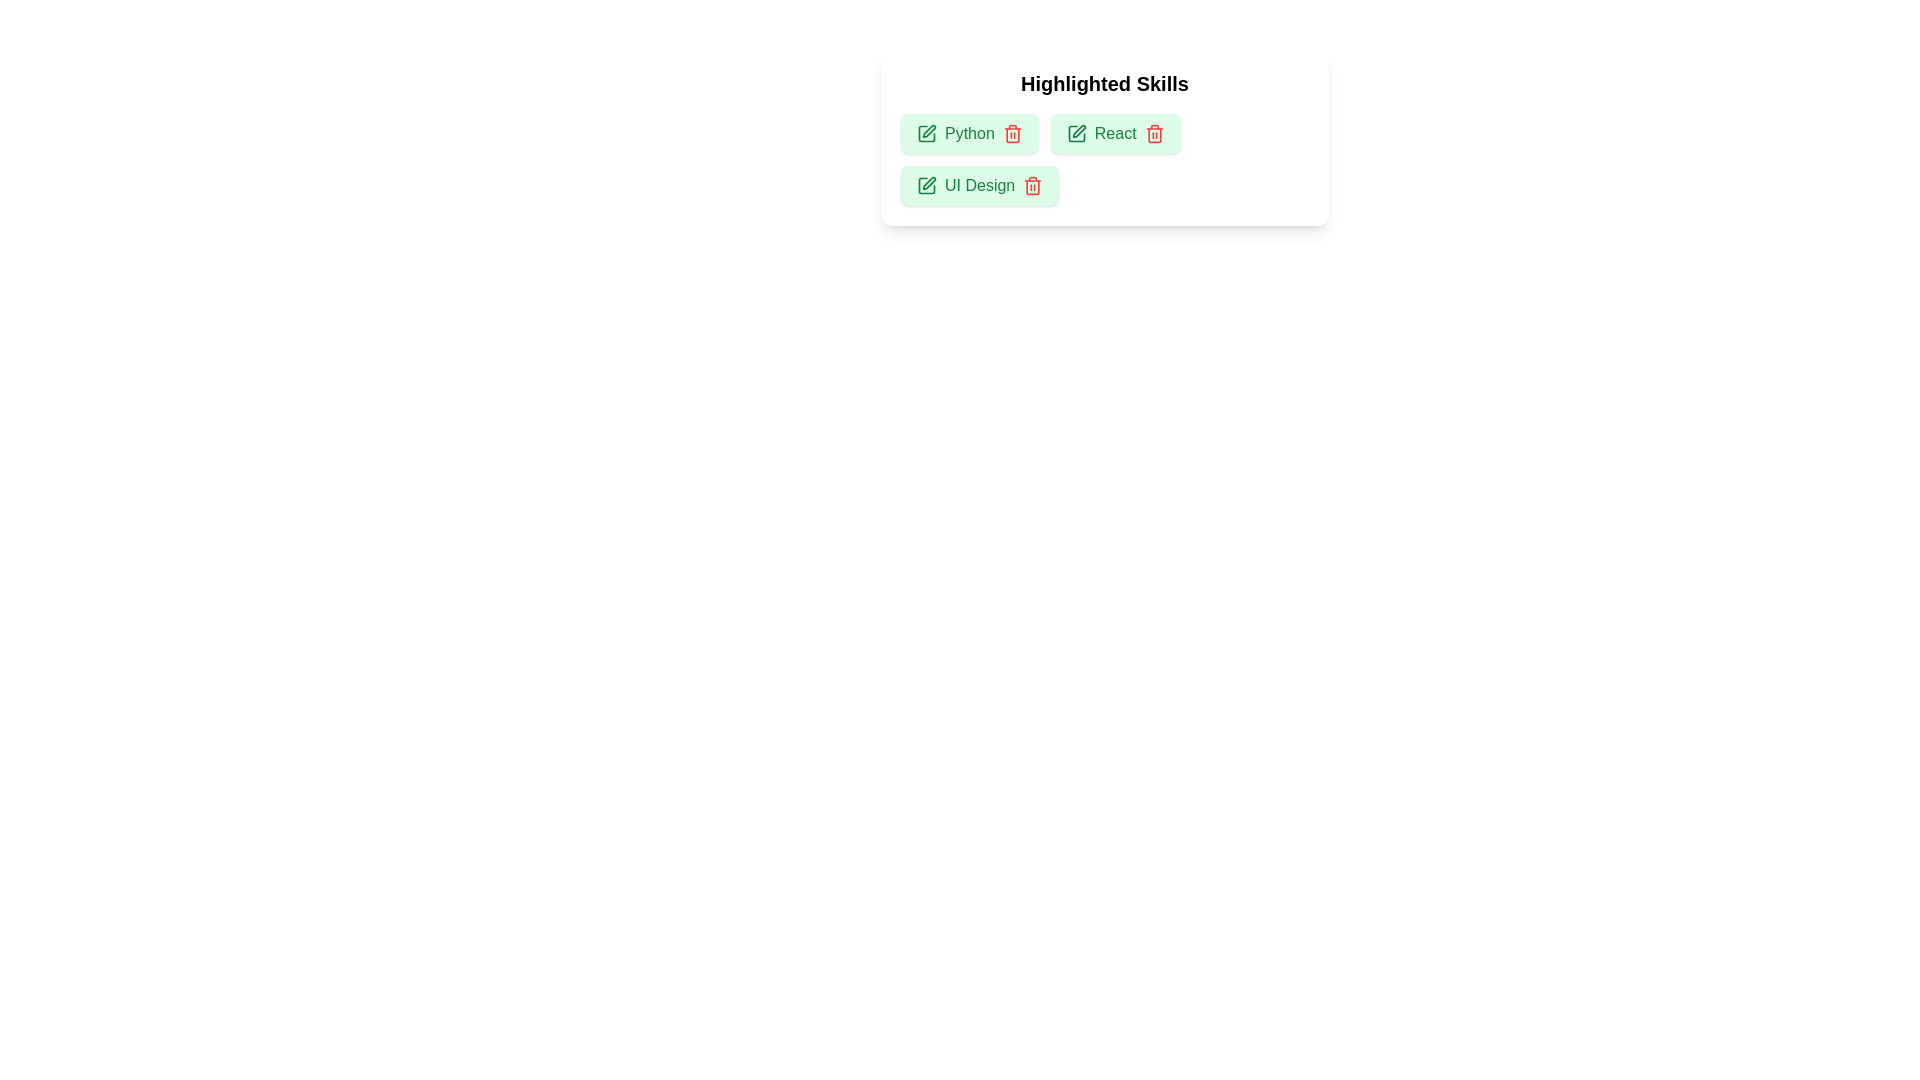 The width and height of the screenshot is (1920, 1080). What do you see at coordinates (925, 185) in the screenshot?
I see `edit icon next to the skill UI Design to initiate editing` at bounding box center [925, 185].